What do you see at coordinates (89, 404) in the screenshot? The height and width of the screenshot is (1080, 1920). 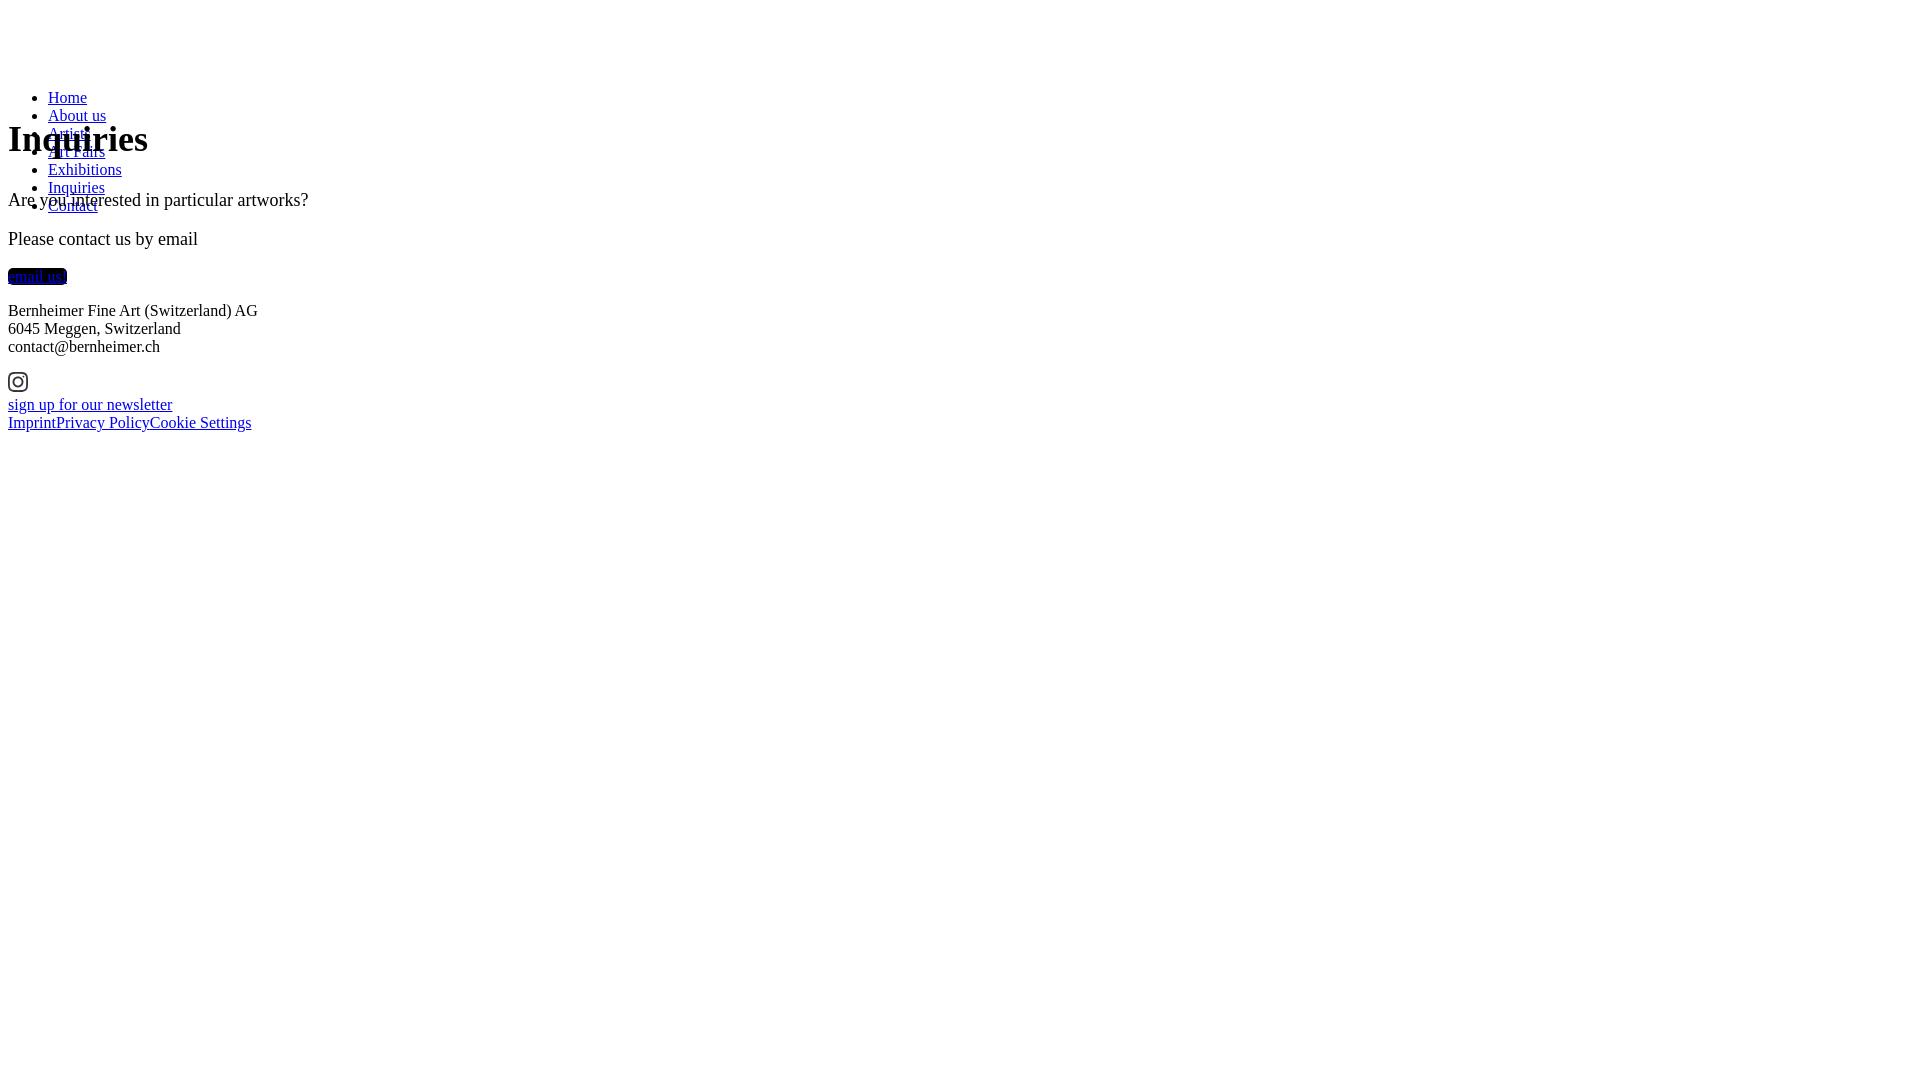 I see `'sign up for our newsletter'` at bounding box center [89, 404].